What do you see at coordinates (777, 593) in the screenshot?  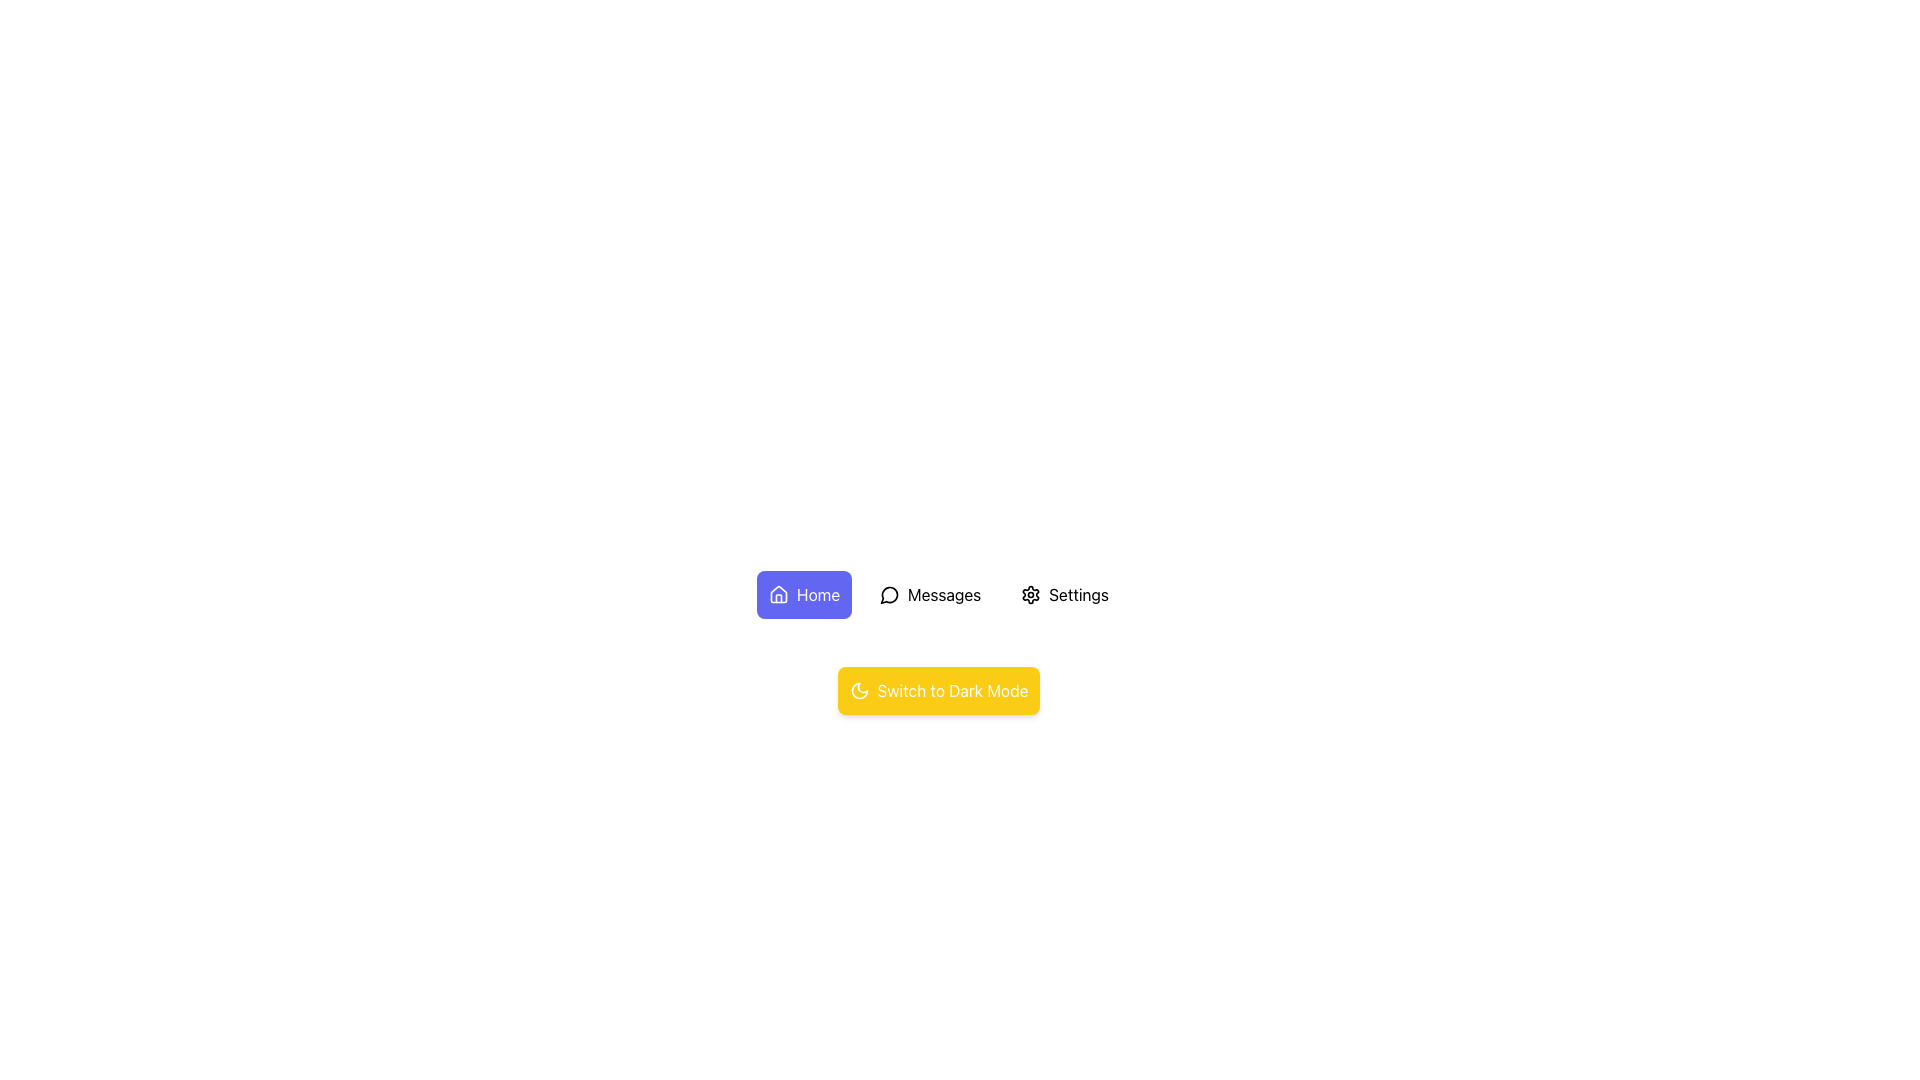 I see `the house icon which is outlined in white on a purple background, located to the left of the 'Home' label` at bounding box center [777, 593].